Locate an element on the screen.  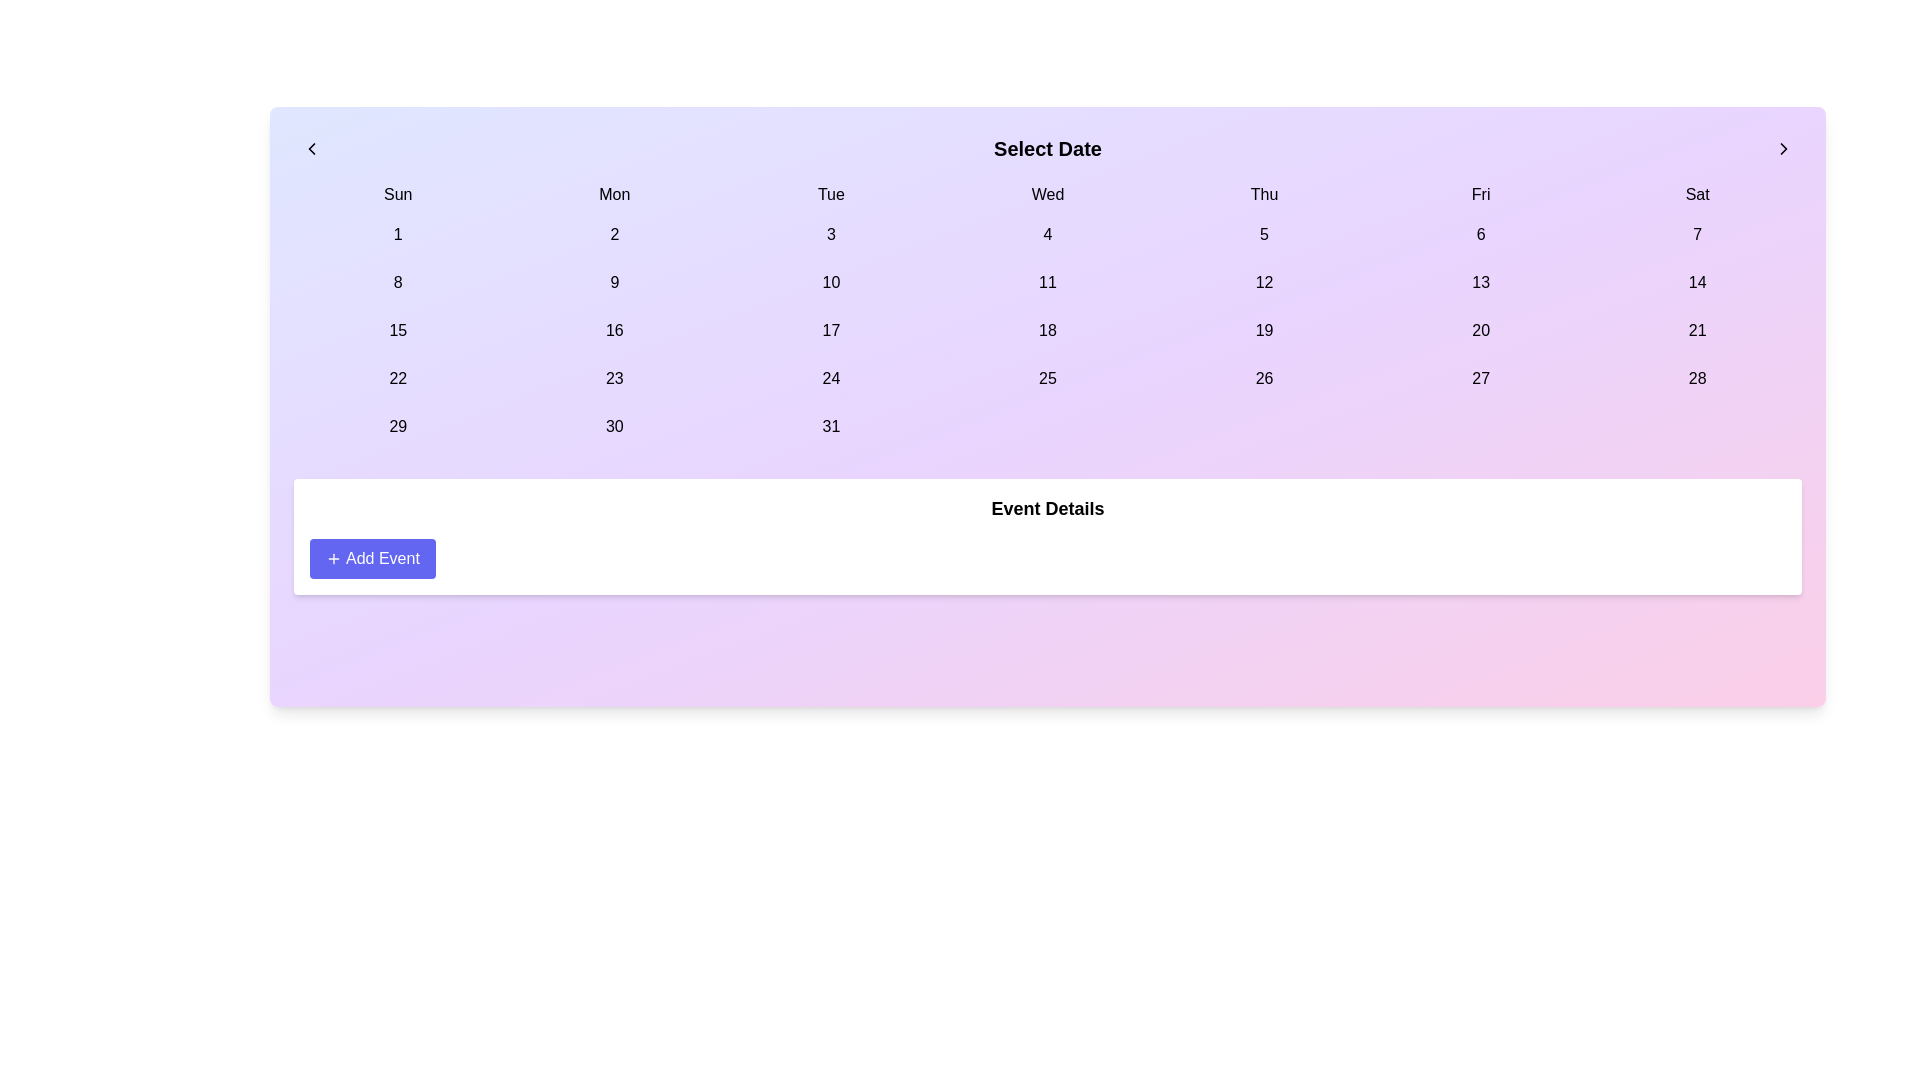
the calendar cell displaying the digit '3' in the third column under 'Tue' is located at coordinates (831, 234).